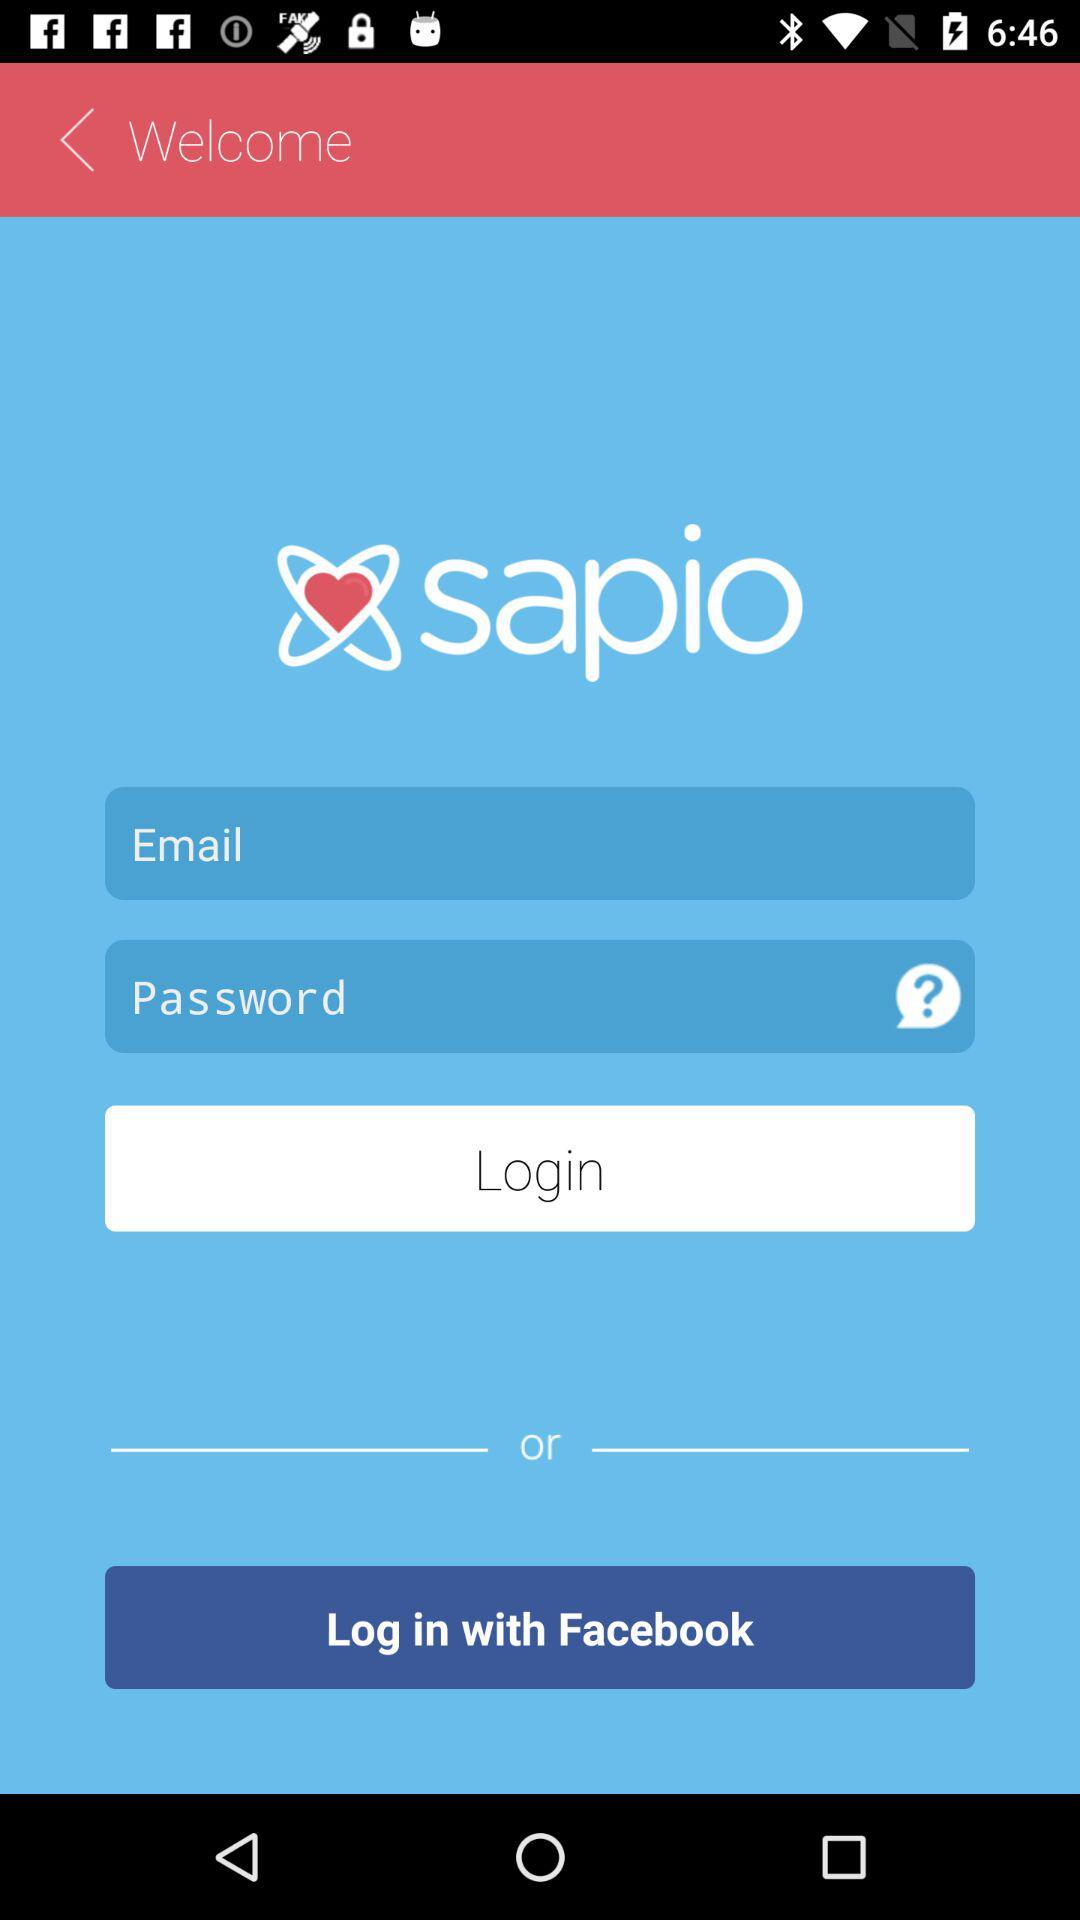  I want to click on item above login, so click(928, 995).